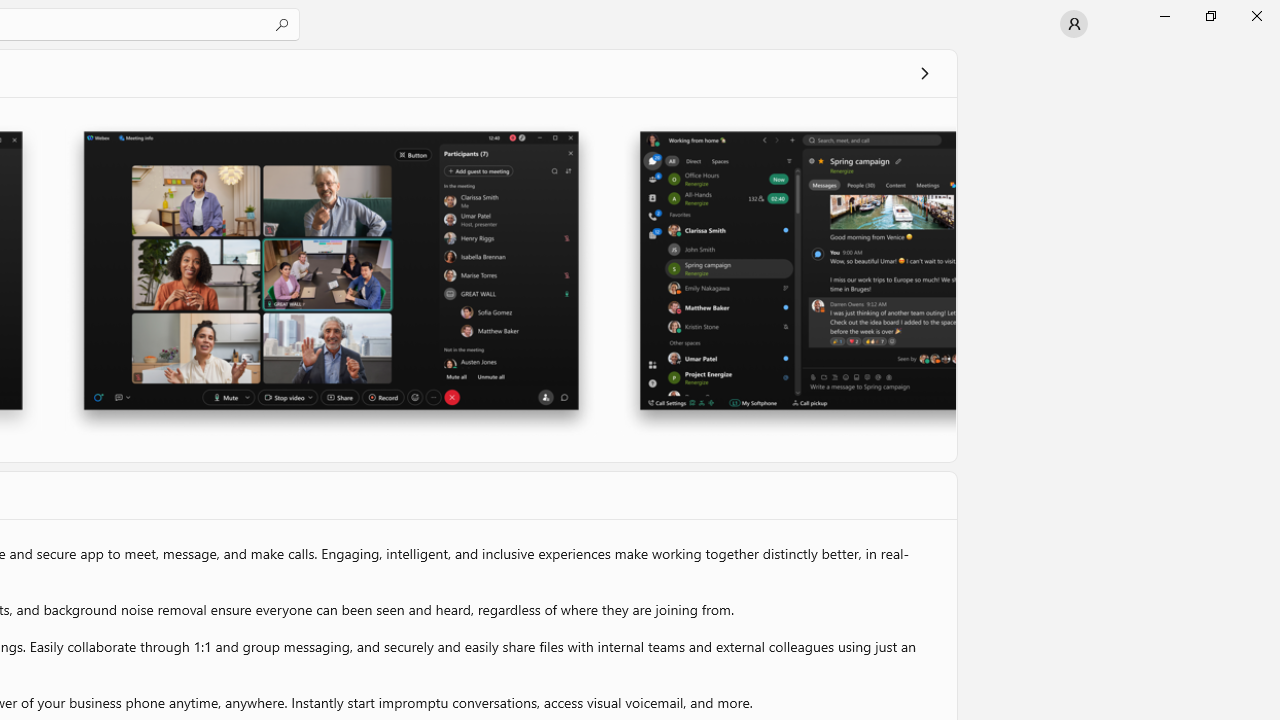 This screenshot has height=720, width=1280. What do you see at coordinates (1072, 24) in the screenshot?
I see `'User profile'` at bounding box center [1072, 24].